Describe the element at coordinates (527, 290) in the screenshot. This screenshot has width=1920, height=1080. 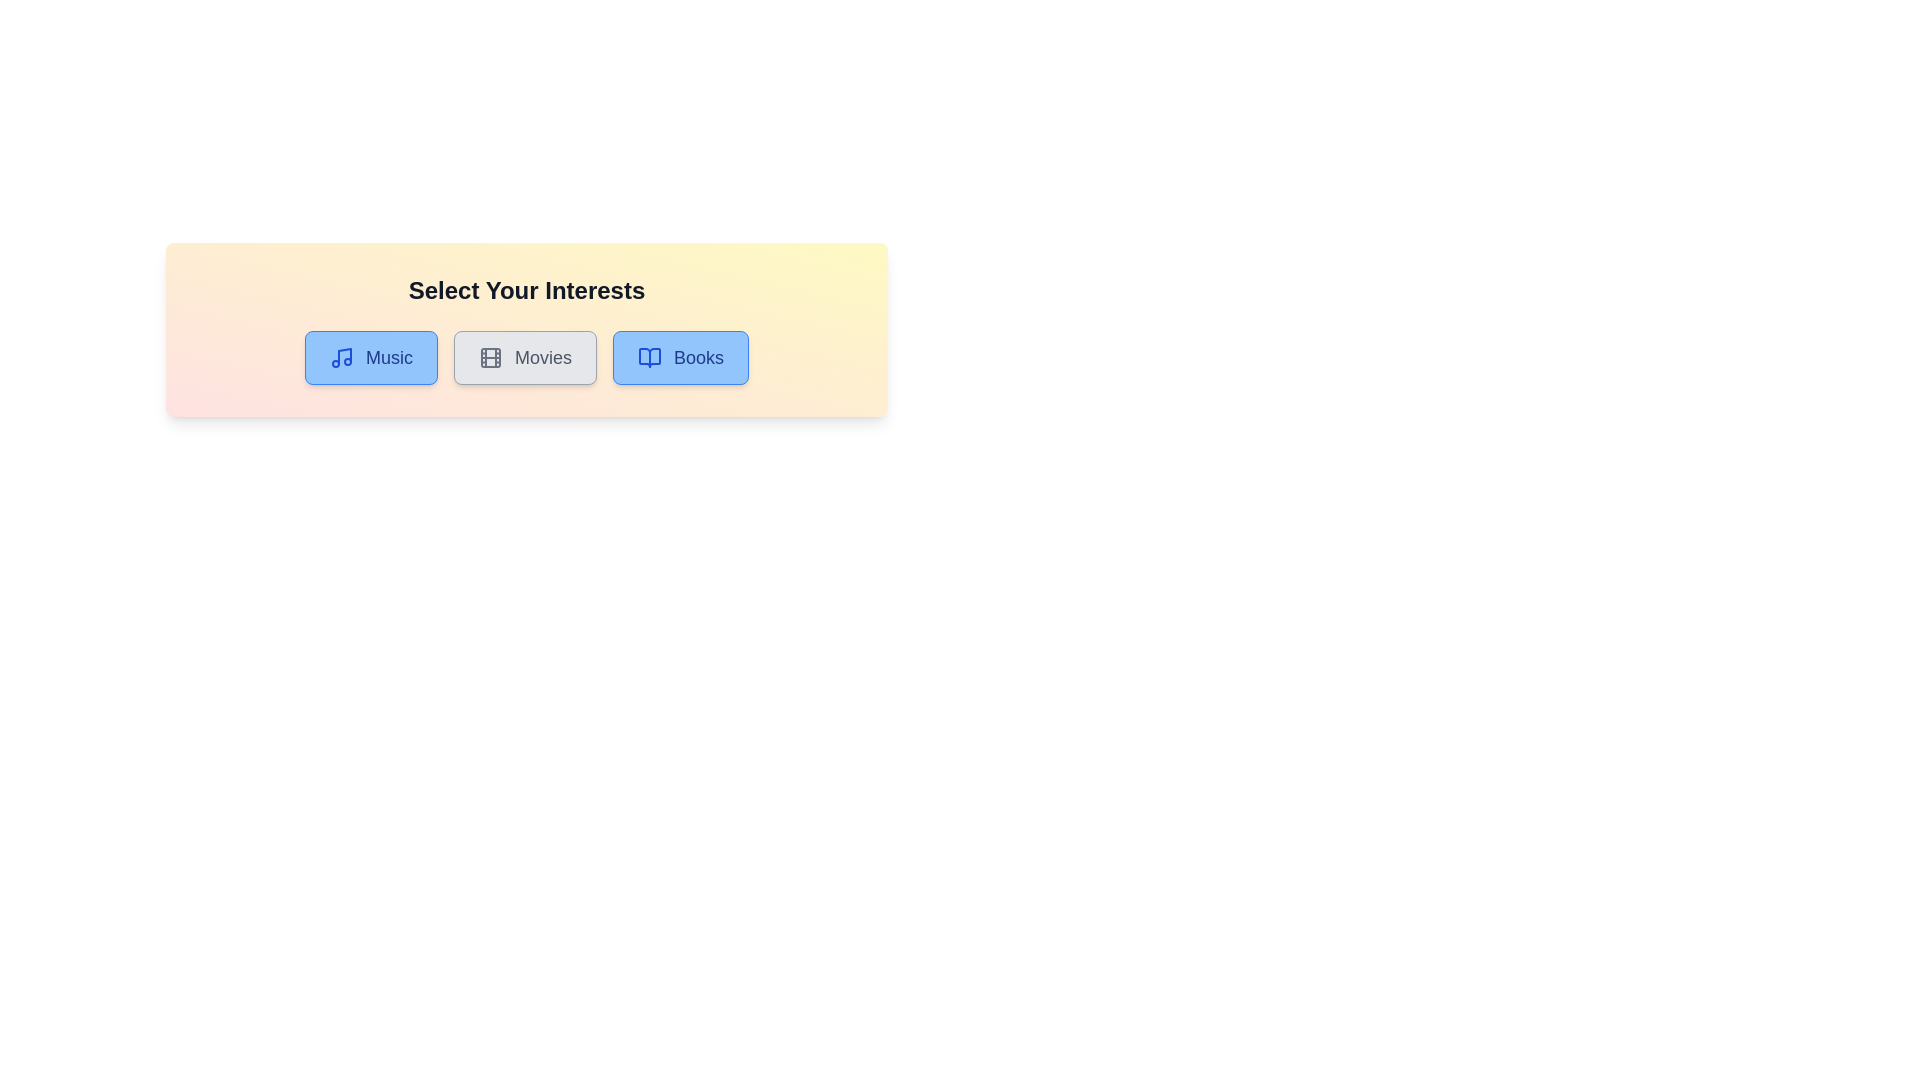
I see `the instruction text 'Select Your Interests' displayed above the buttons` at that location.